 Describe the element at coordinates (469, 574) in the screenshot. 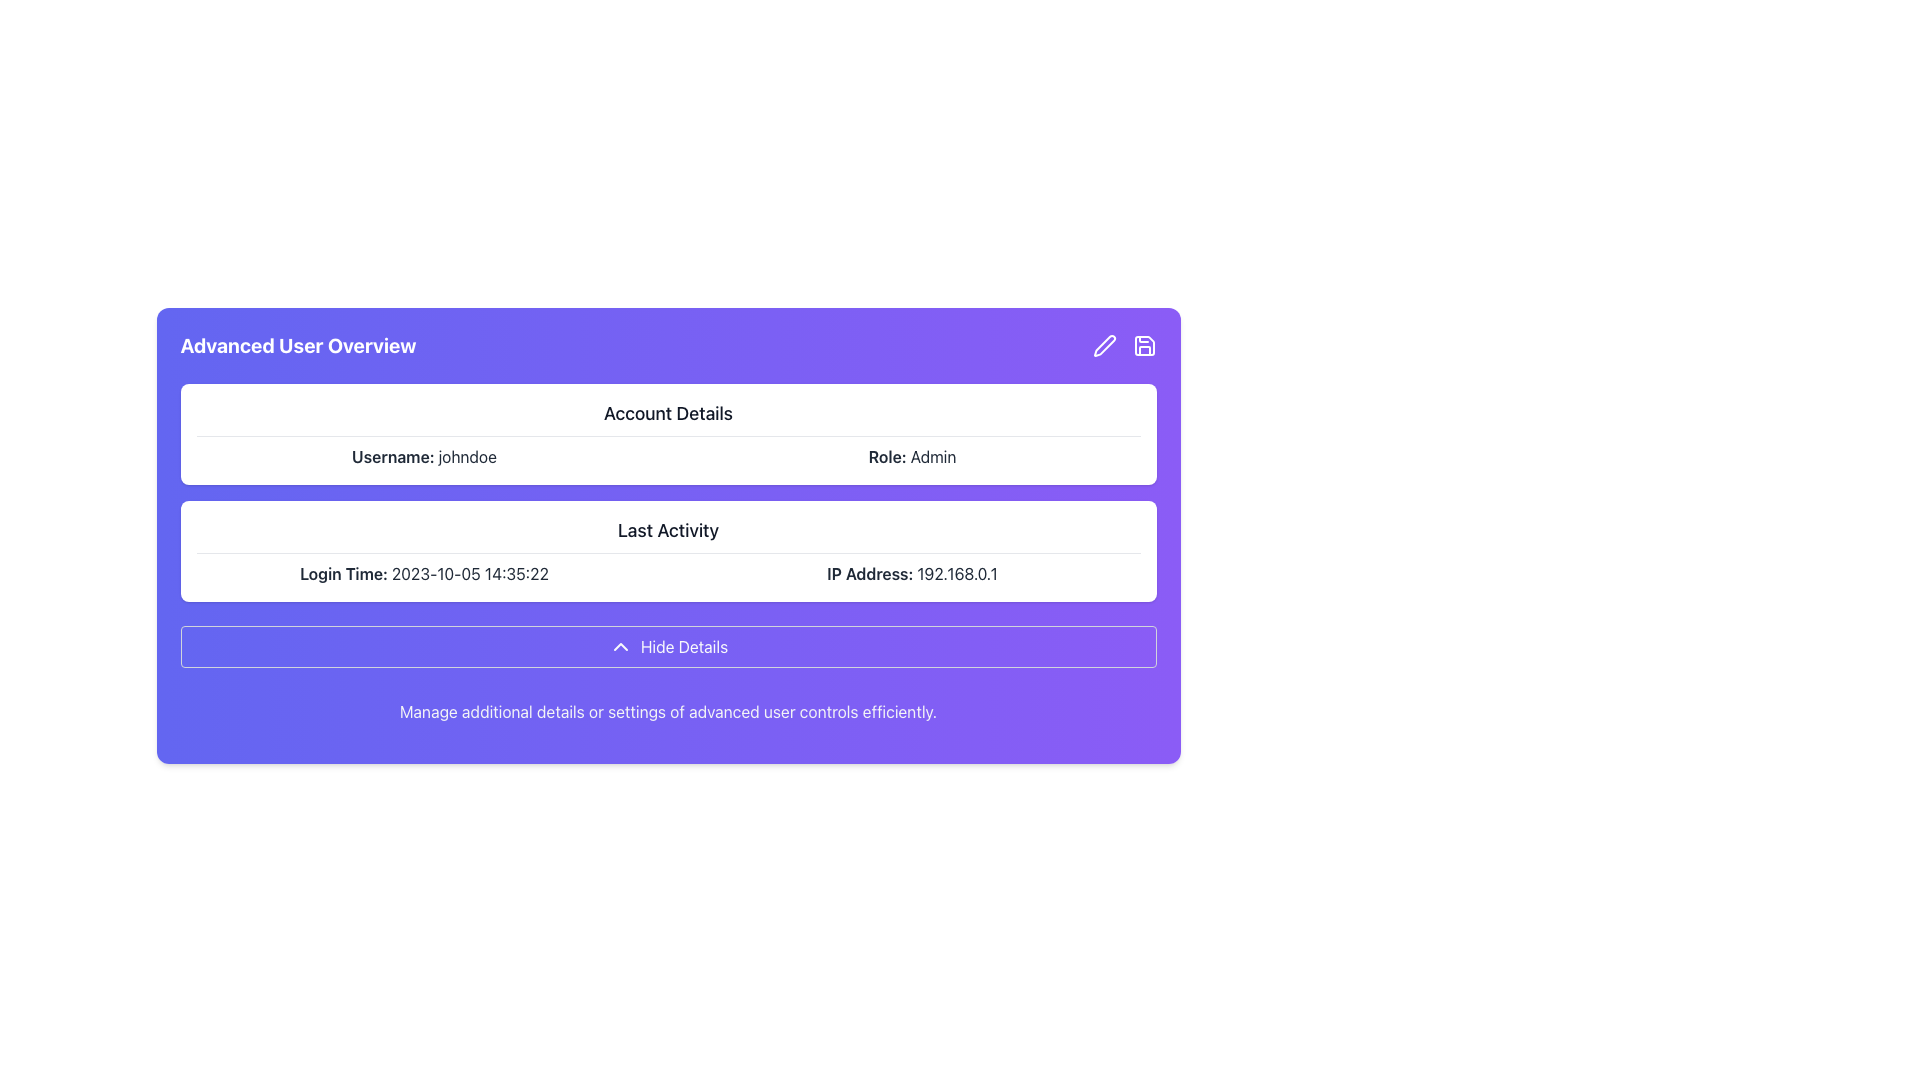

I see `the text label element displaying the login time '2023-10-05 14:35:22' in the 'Last Activity' section` at that location.